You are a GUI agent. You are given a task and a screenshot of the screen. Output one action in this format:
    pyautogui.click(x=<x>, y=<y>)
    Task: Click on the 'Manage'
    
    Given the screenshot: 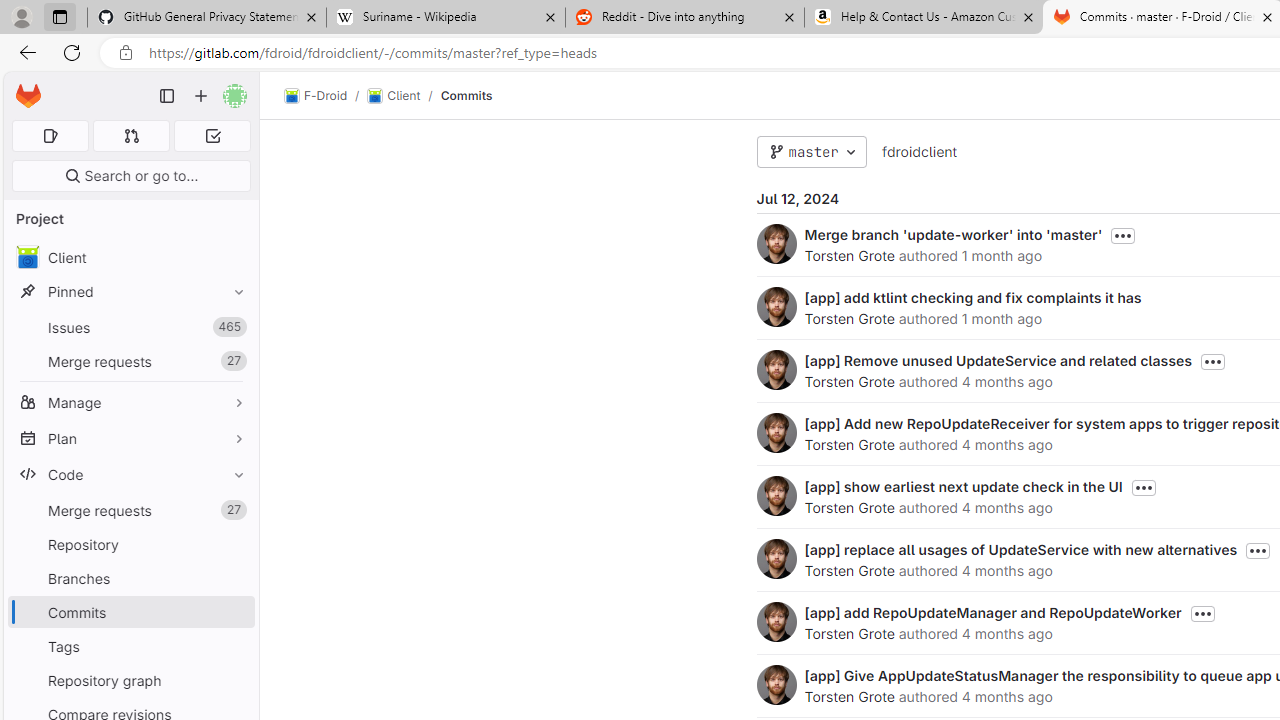 What is the action you would take?
    pyautogui.click(x=130, y=402)
    